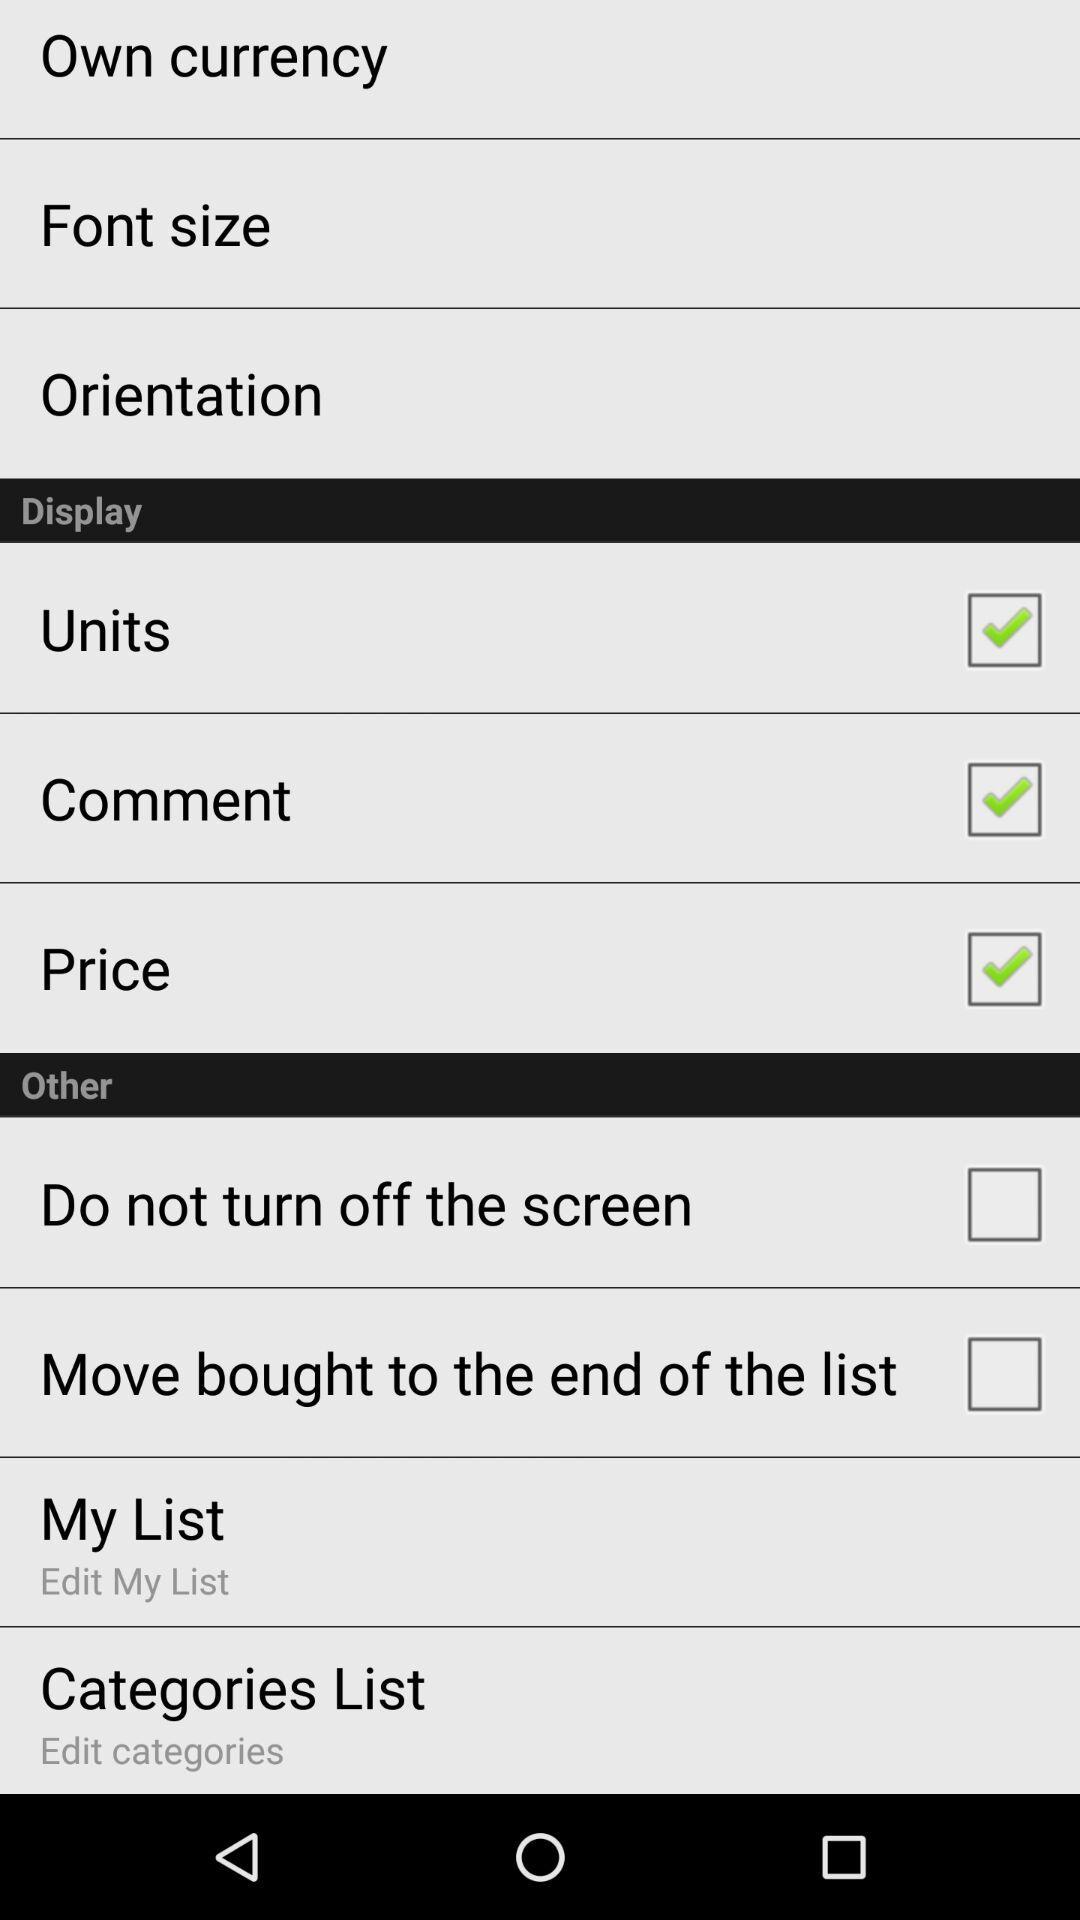 The image size is (1080, 1920). I want to click on units icon, so click(105, 627).